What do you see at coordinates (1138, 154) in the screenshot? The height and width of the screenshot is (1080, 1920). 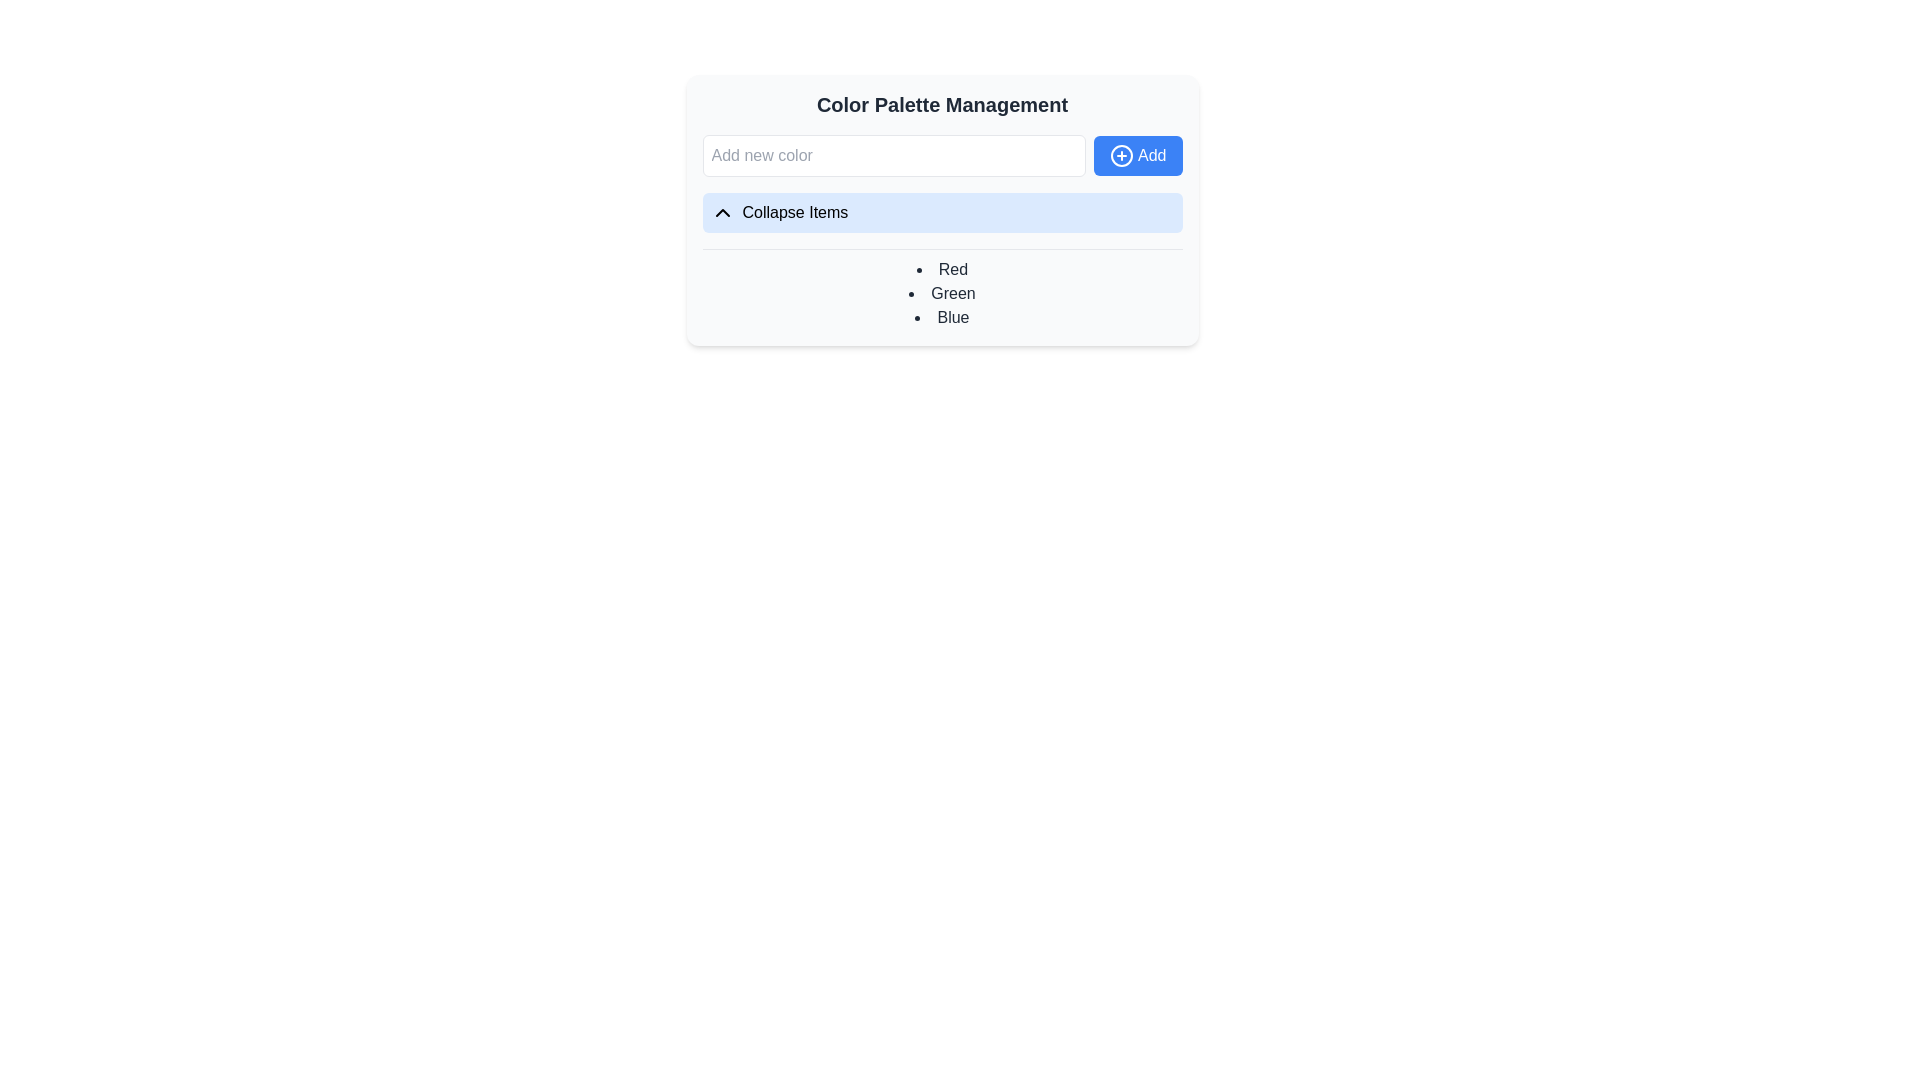 I see `the 'Add' button, which is a blue rectangular button with white text and a circle-plus icon, located to the right of the 'Add new color' text input field` at bounding box center [1138, 154].